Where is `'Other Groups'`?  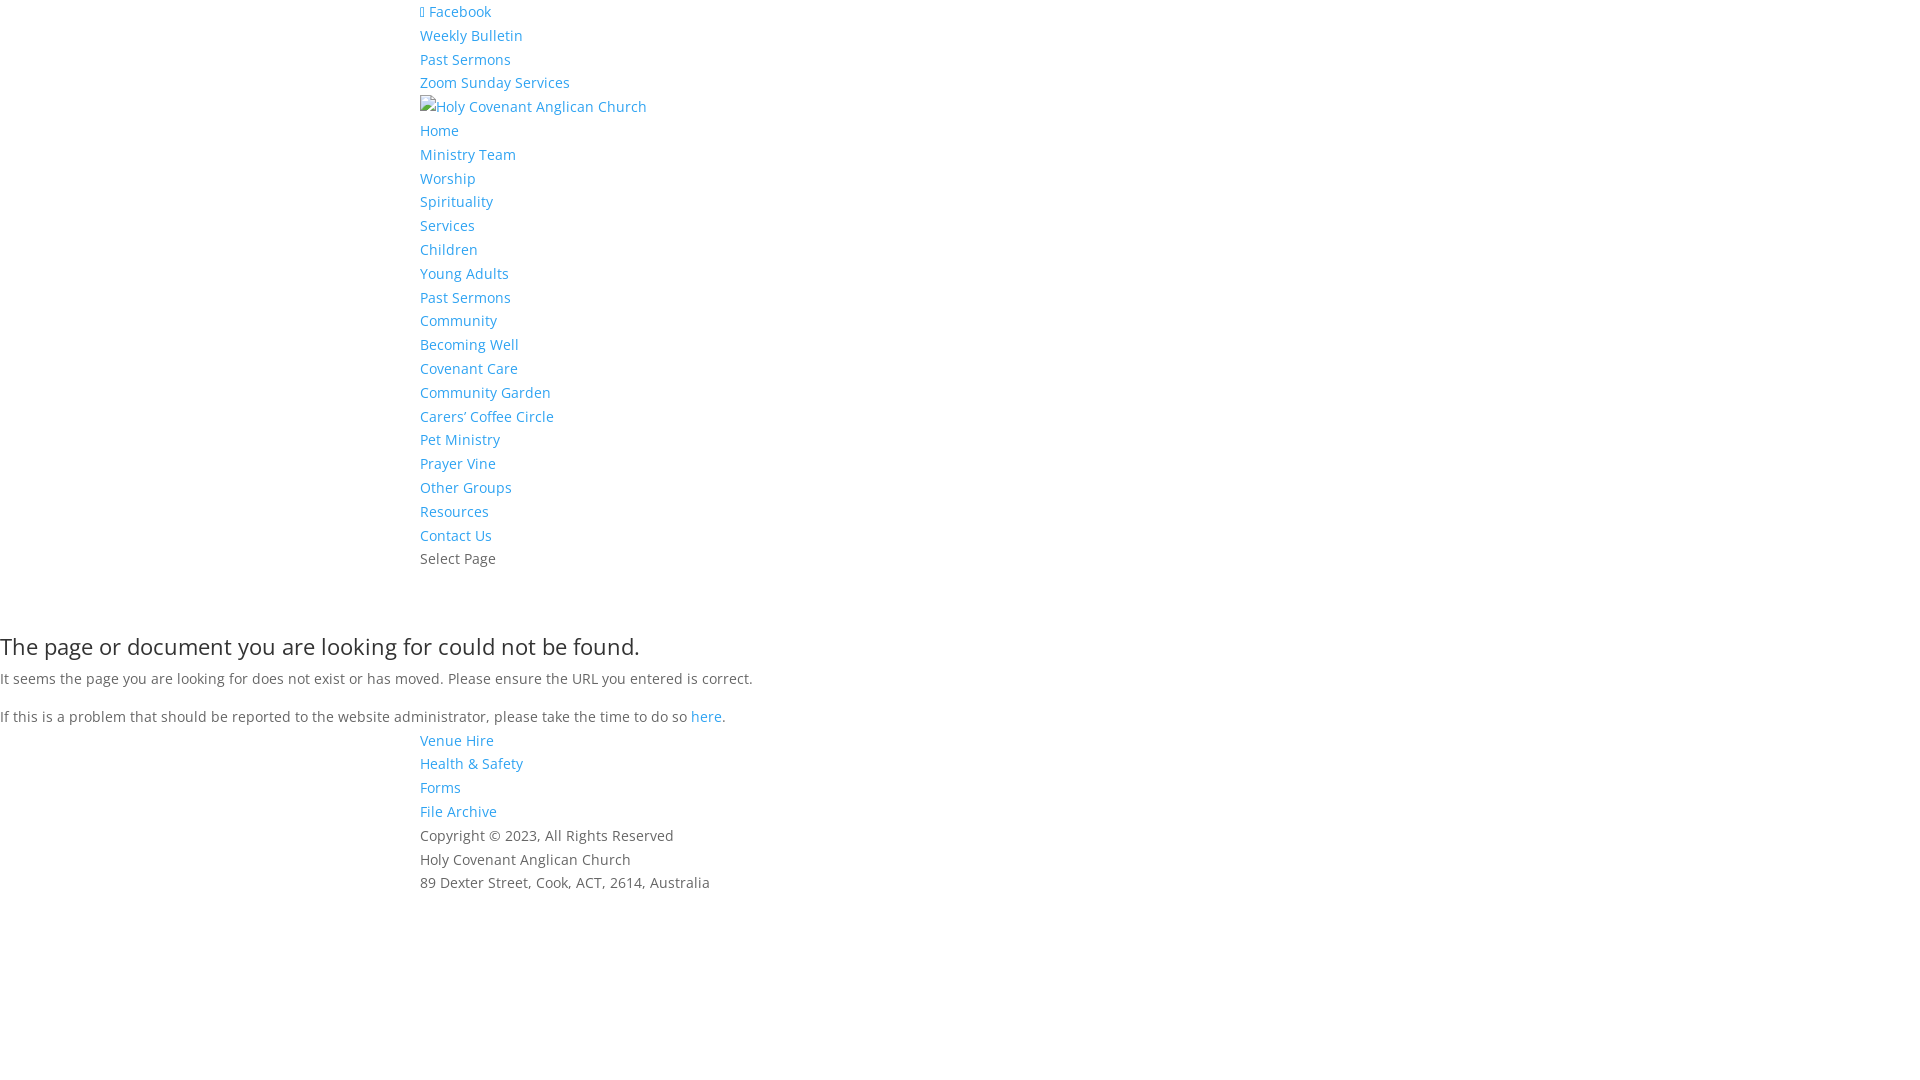 'Other Groups' is located at coordinates (464, 487).